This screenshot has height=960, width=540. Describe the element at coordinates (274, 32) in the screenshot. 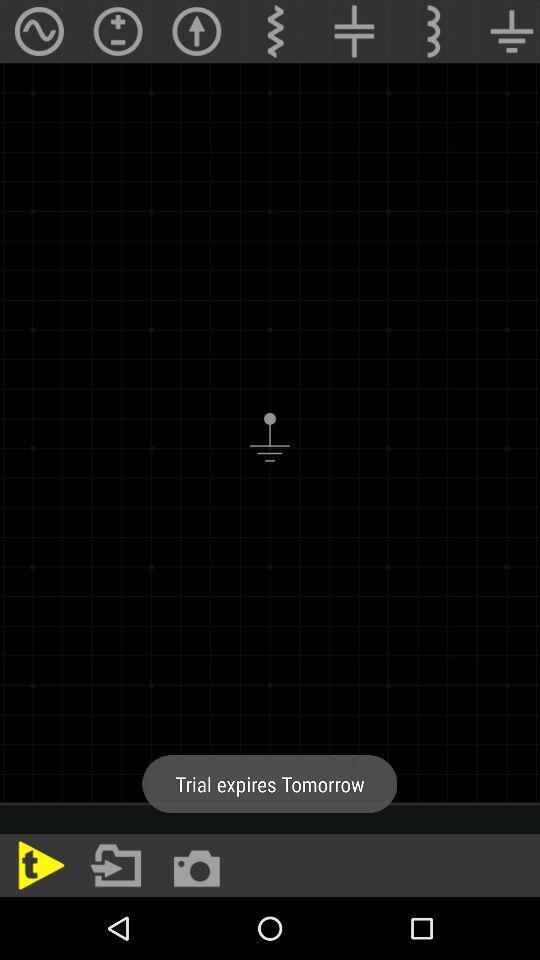

I see `the more icon` at that location.